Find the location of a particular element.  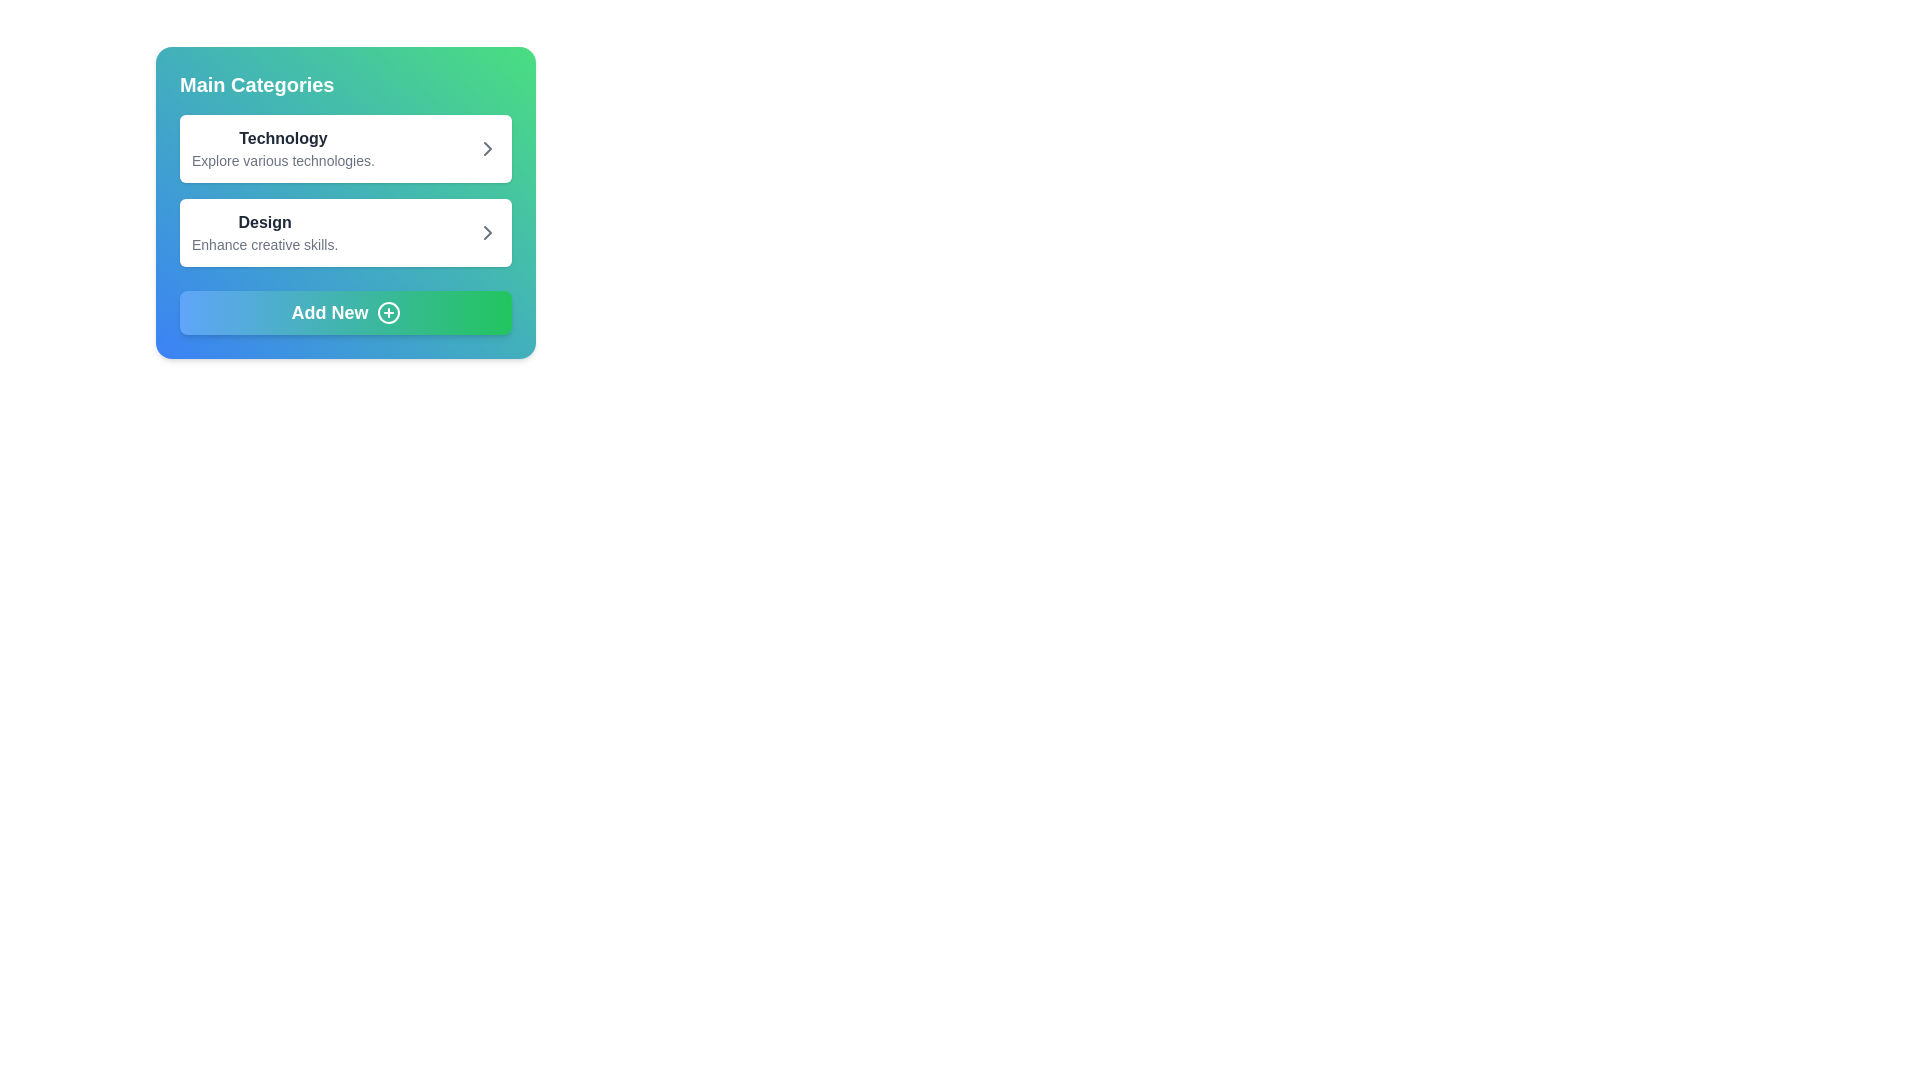

the gray-stroke Chevron icon located in the top-right corner of the 'Technology' card for visual feedback is located at coordinates (488, 148).